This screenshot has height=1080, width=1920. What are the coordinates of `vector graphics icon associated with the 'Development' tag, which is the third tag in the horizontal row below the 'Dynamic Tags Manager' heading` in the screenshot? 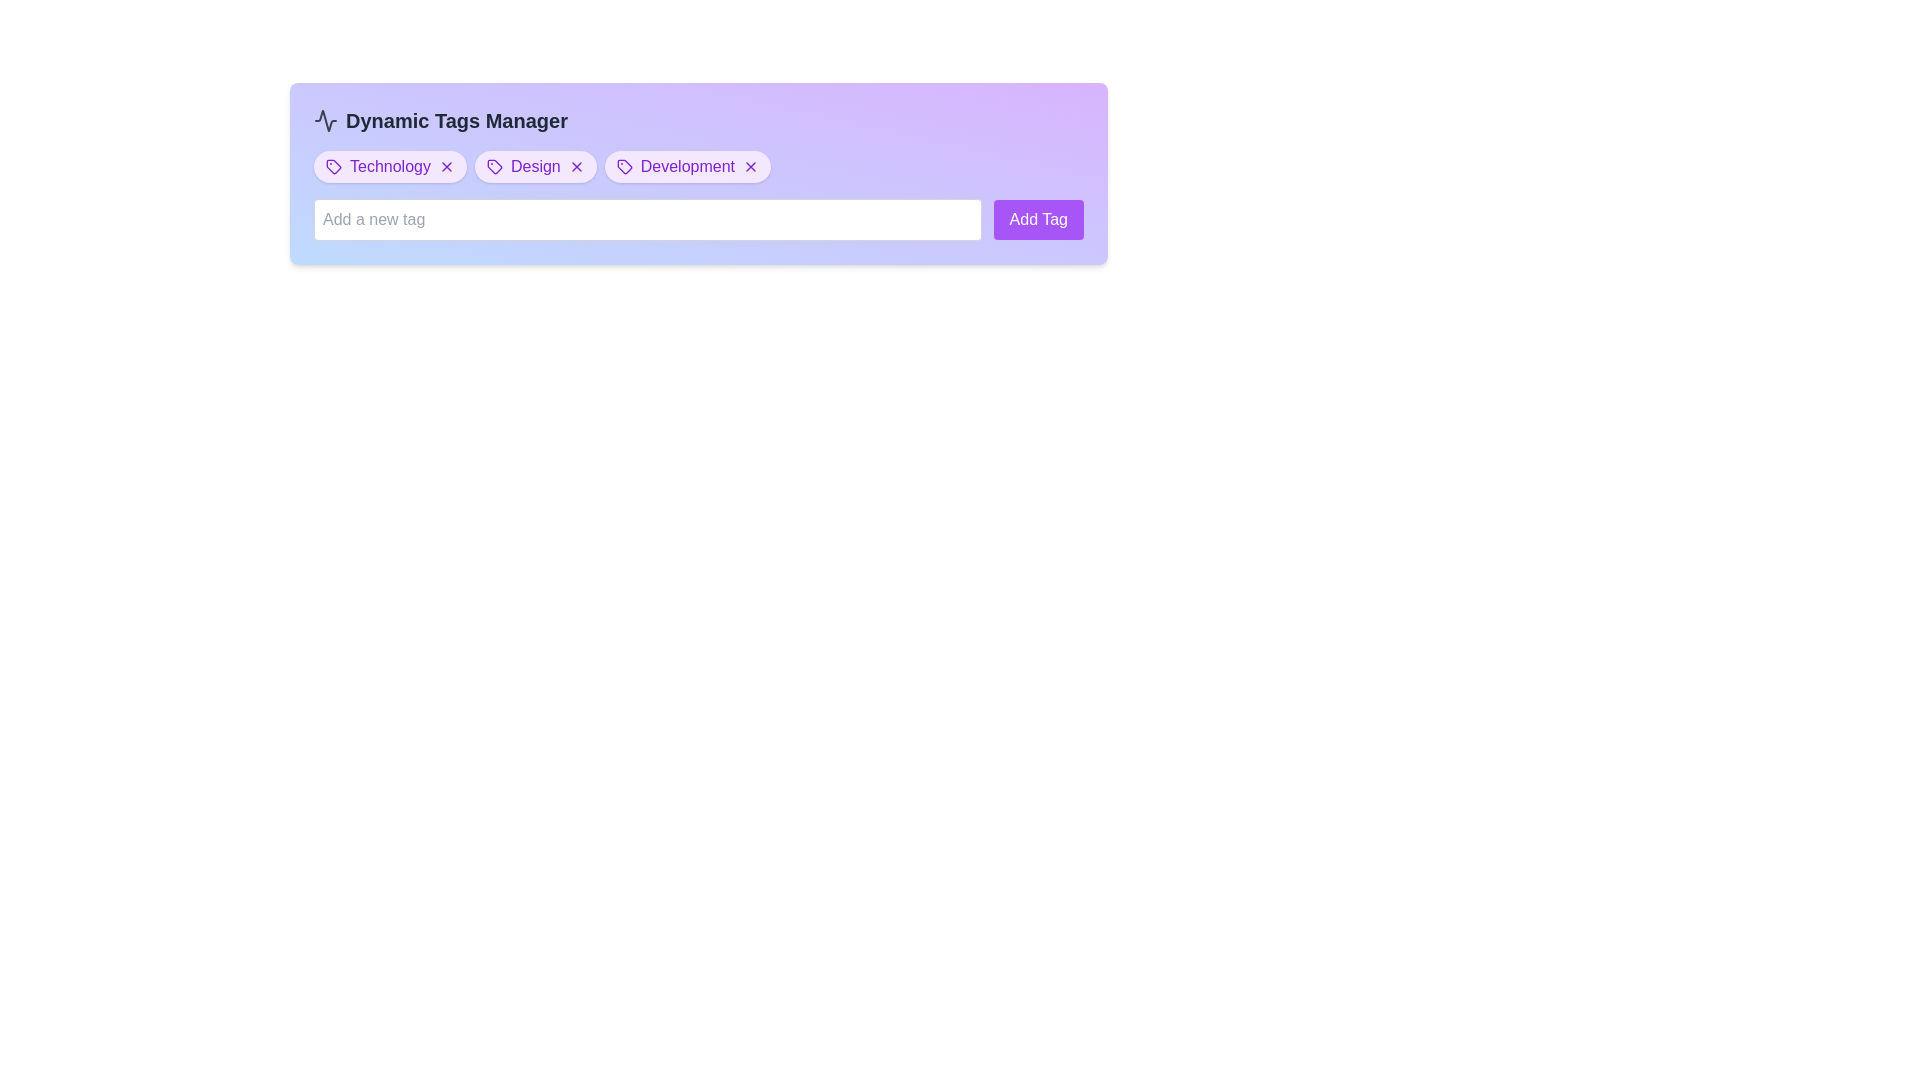 It's located at (623, 165).